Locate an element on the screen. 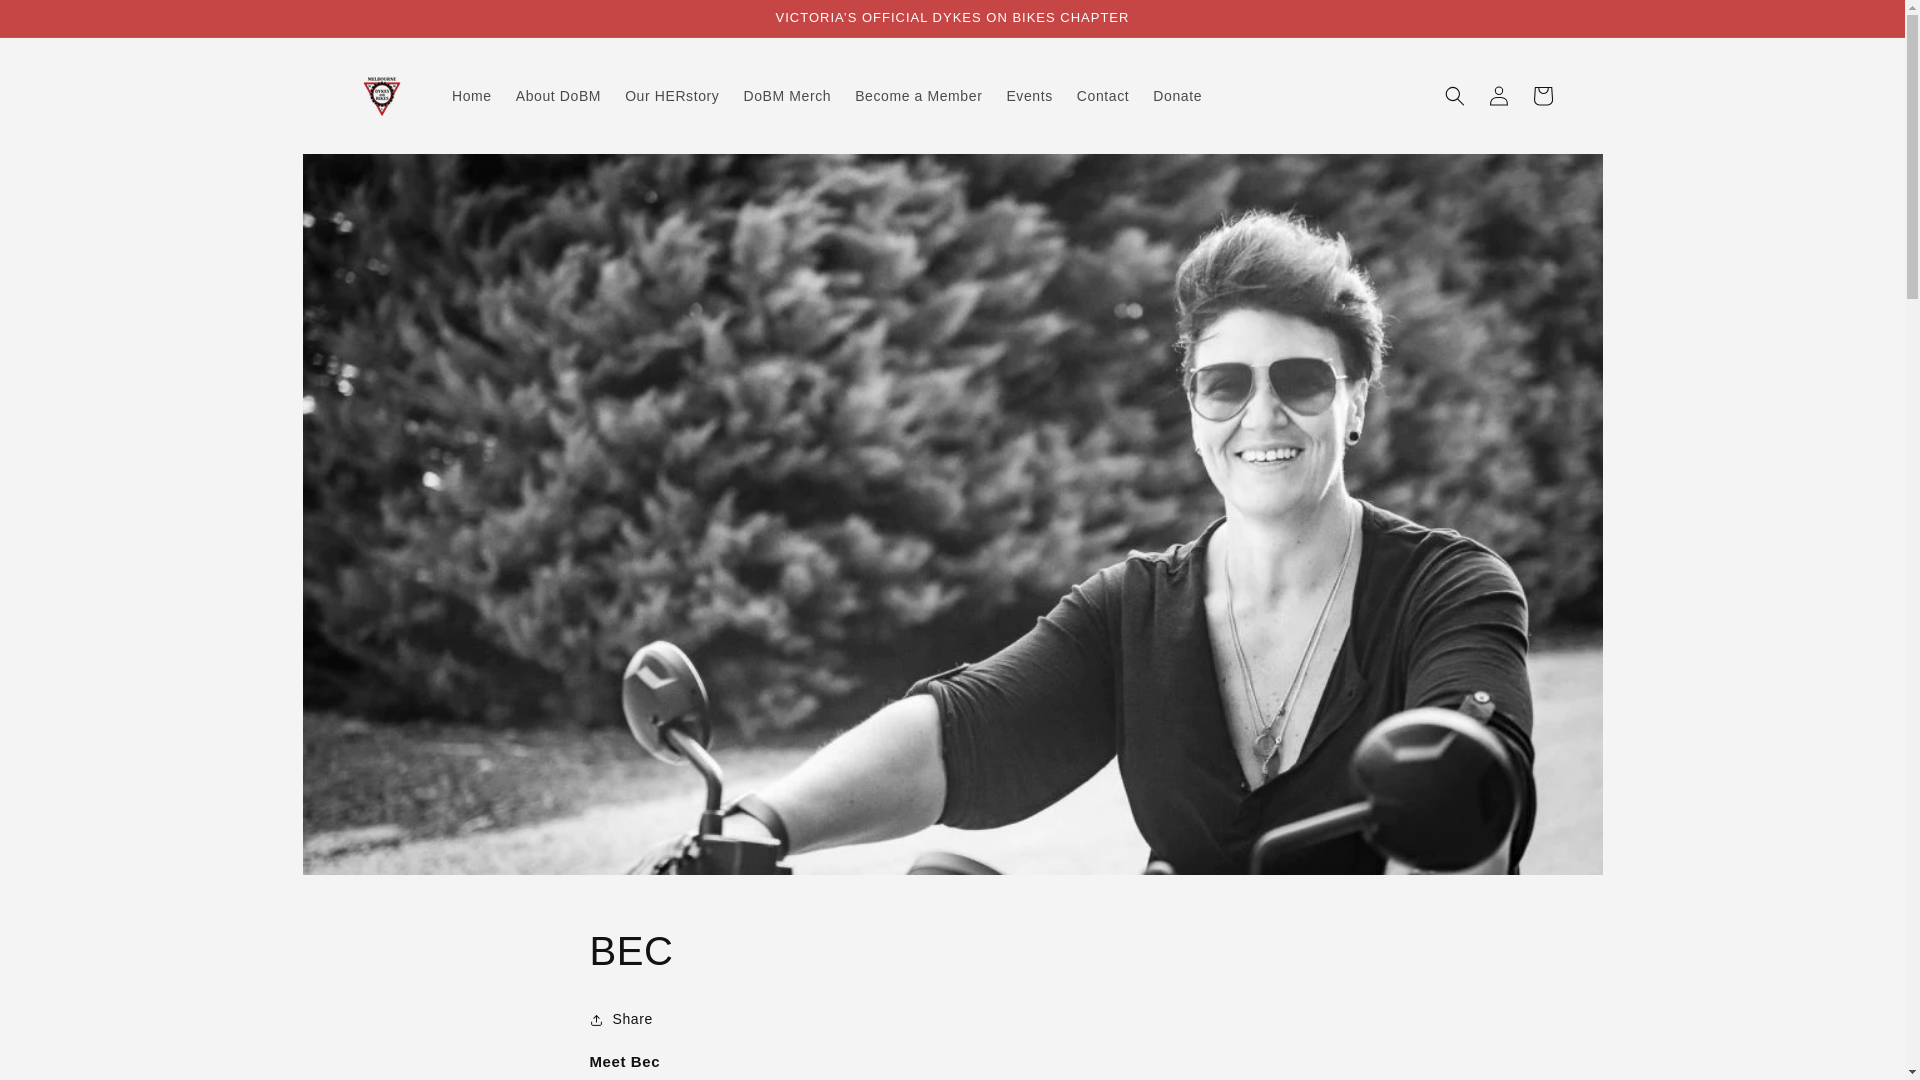  'Cart' is located at coordinates (1520, 96).